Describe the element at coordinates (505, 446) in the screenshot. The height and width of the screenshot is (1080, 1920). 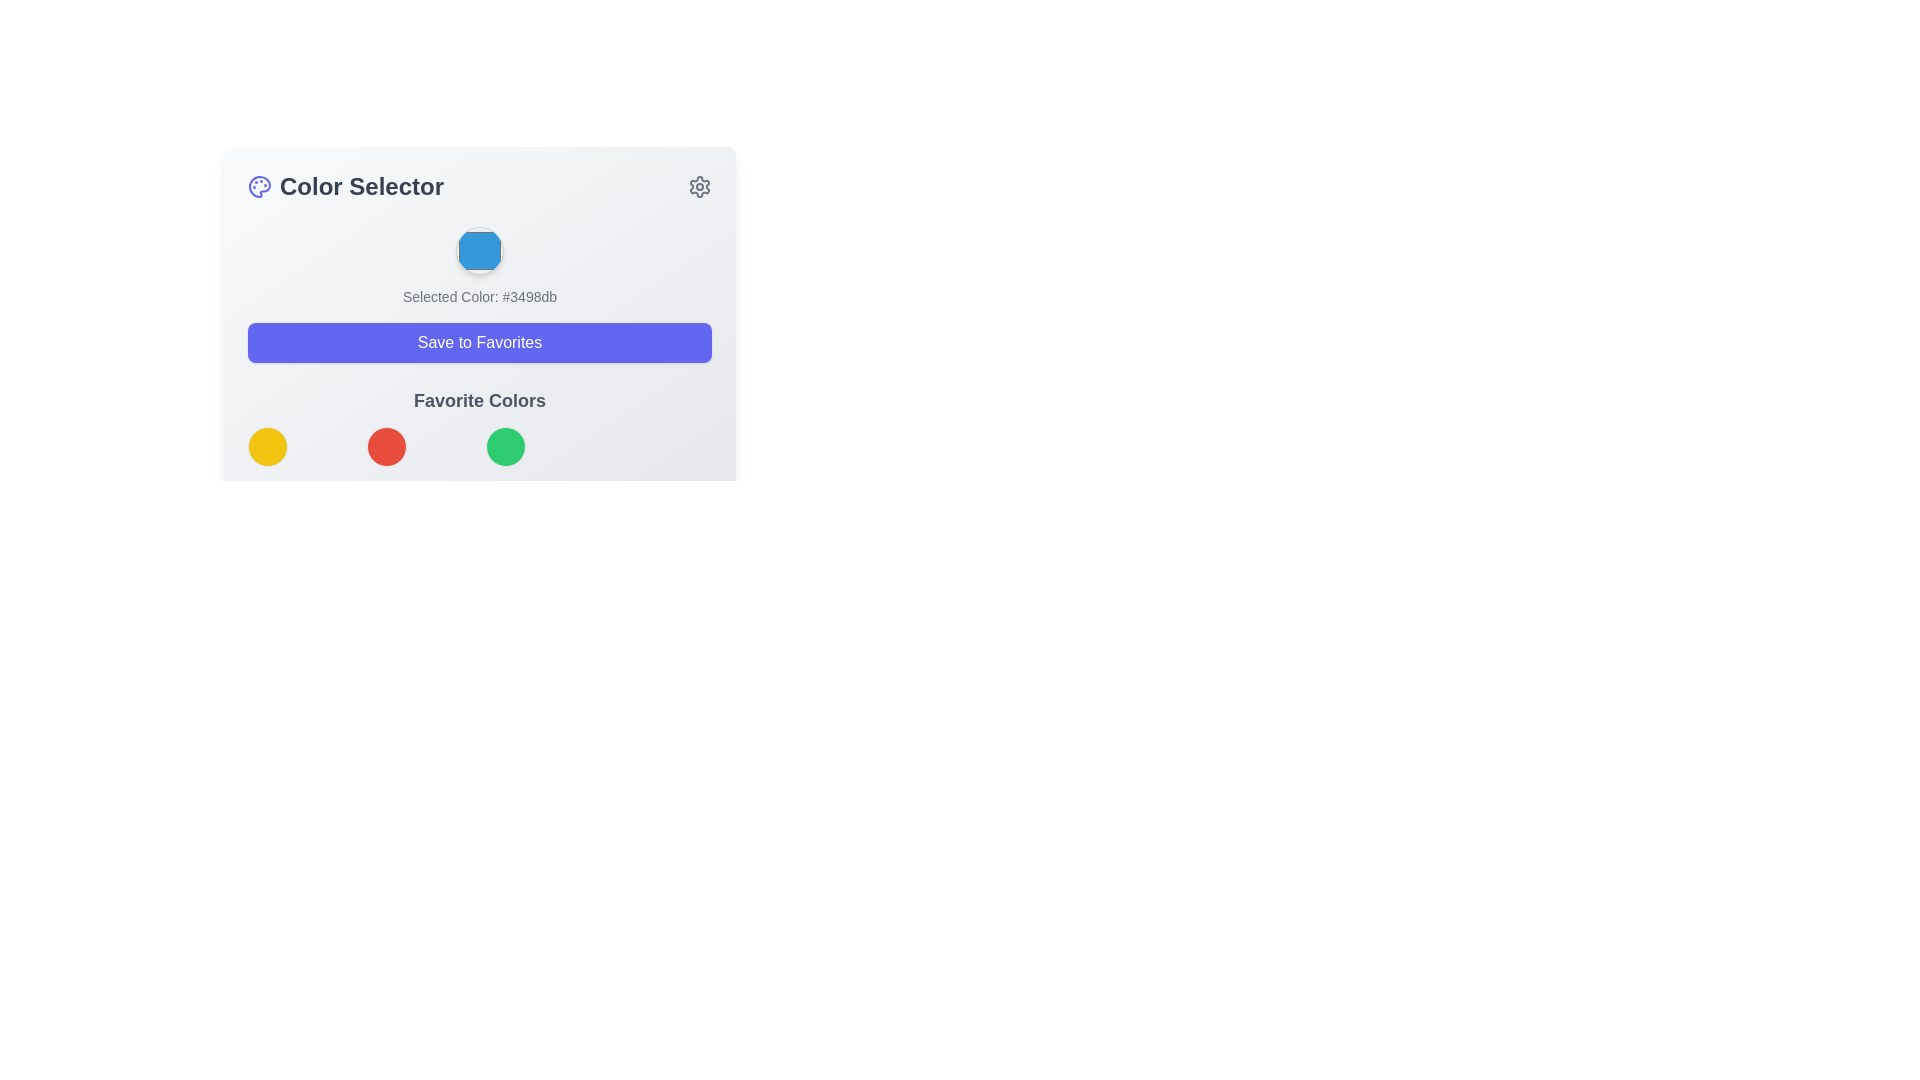
I see `the green Color option button, which is the third in a horizontal sequence of circular color buttons in the 'Favorite Colors' section` at that location.